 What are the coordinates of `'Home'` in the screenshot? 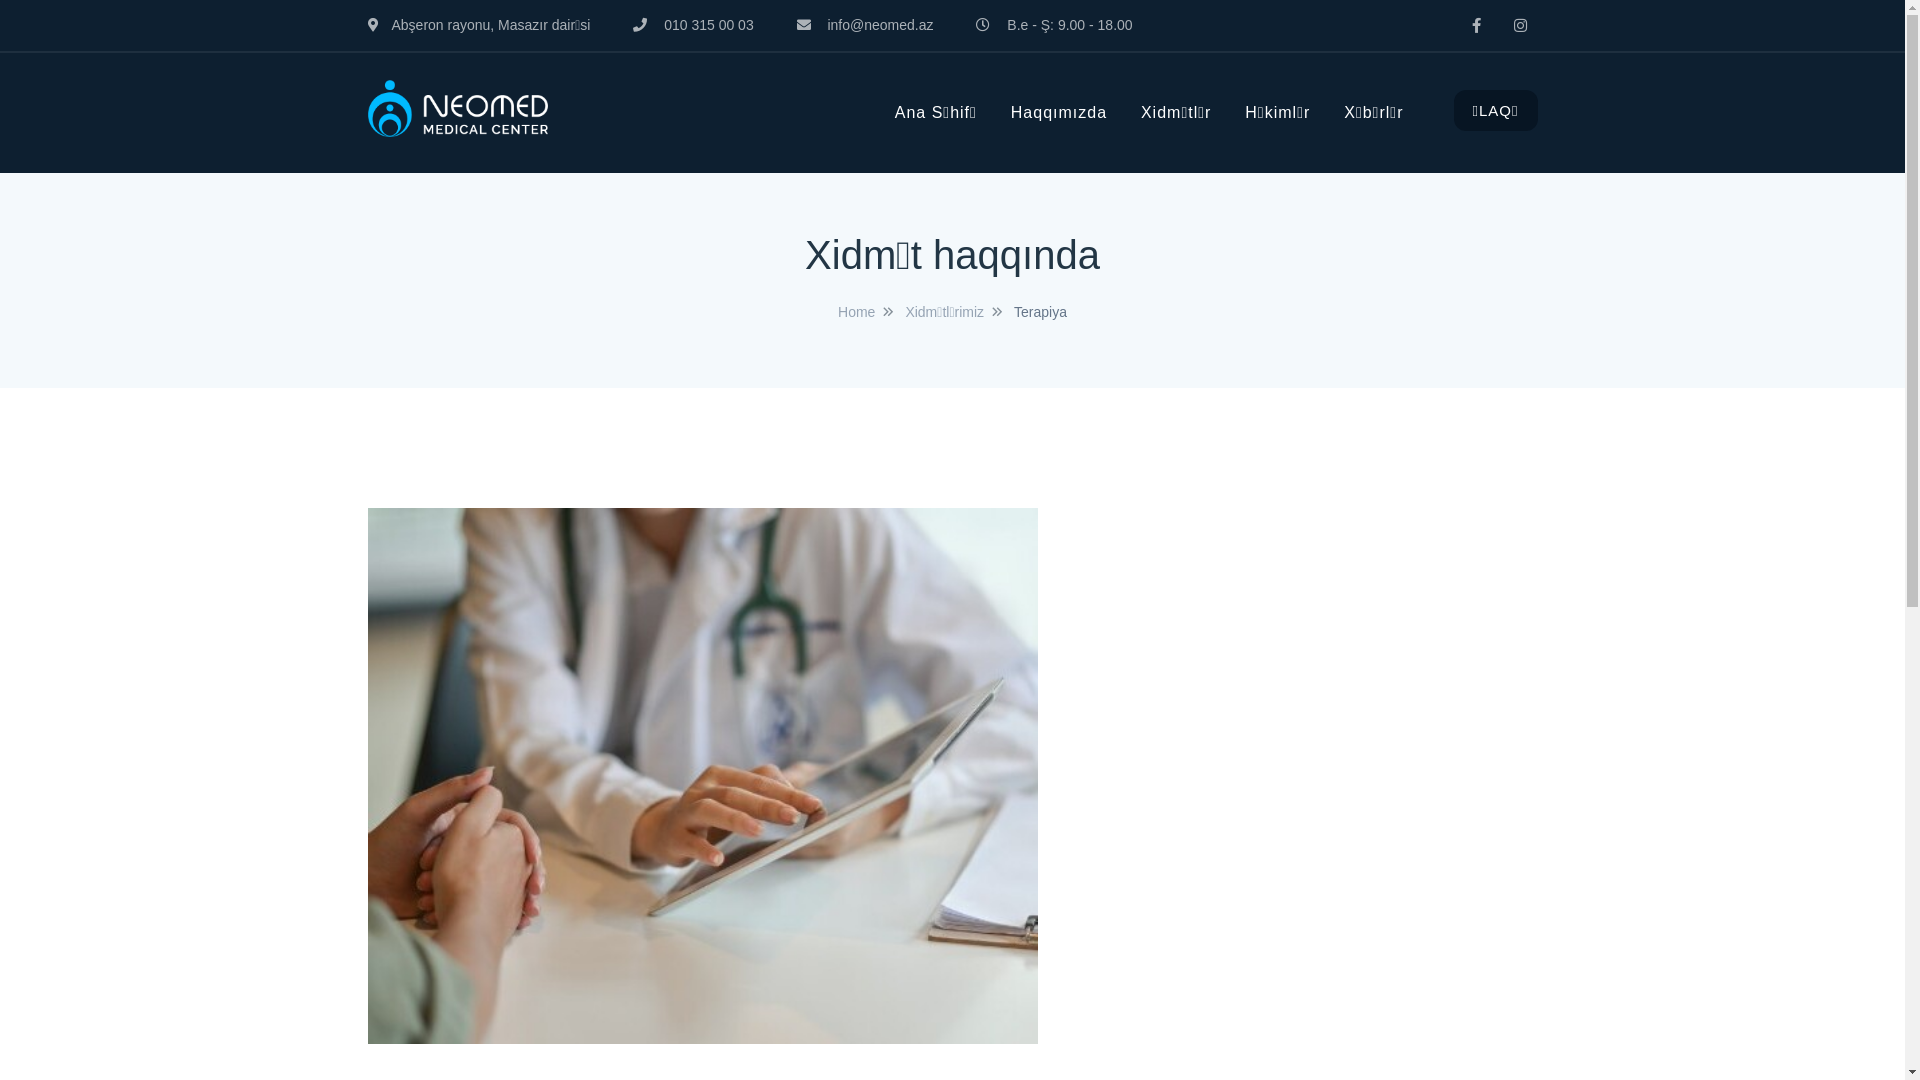 It's located at (856, 312).